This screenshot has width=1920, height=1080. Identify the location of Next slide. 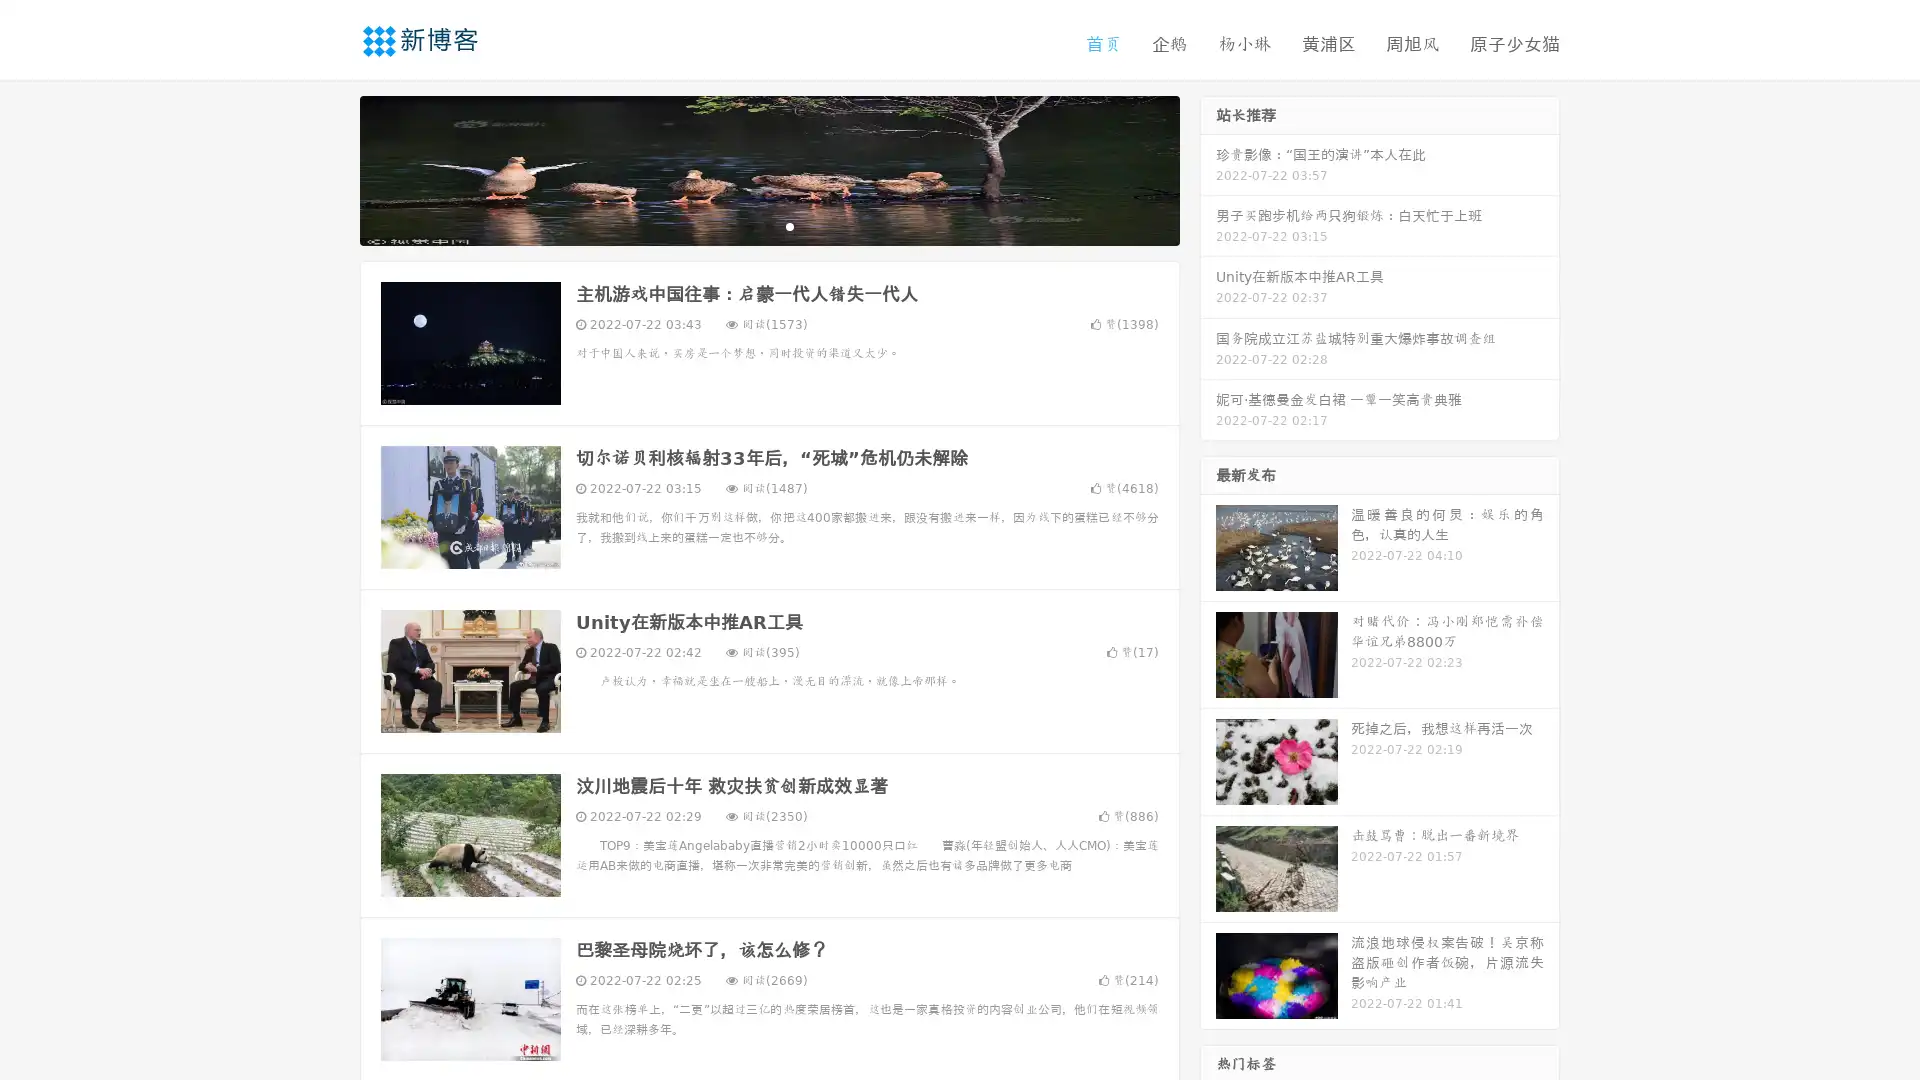
(1208, 168).